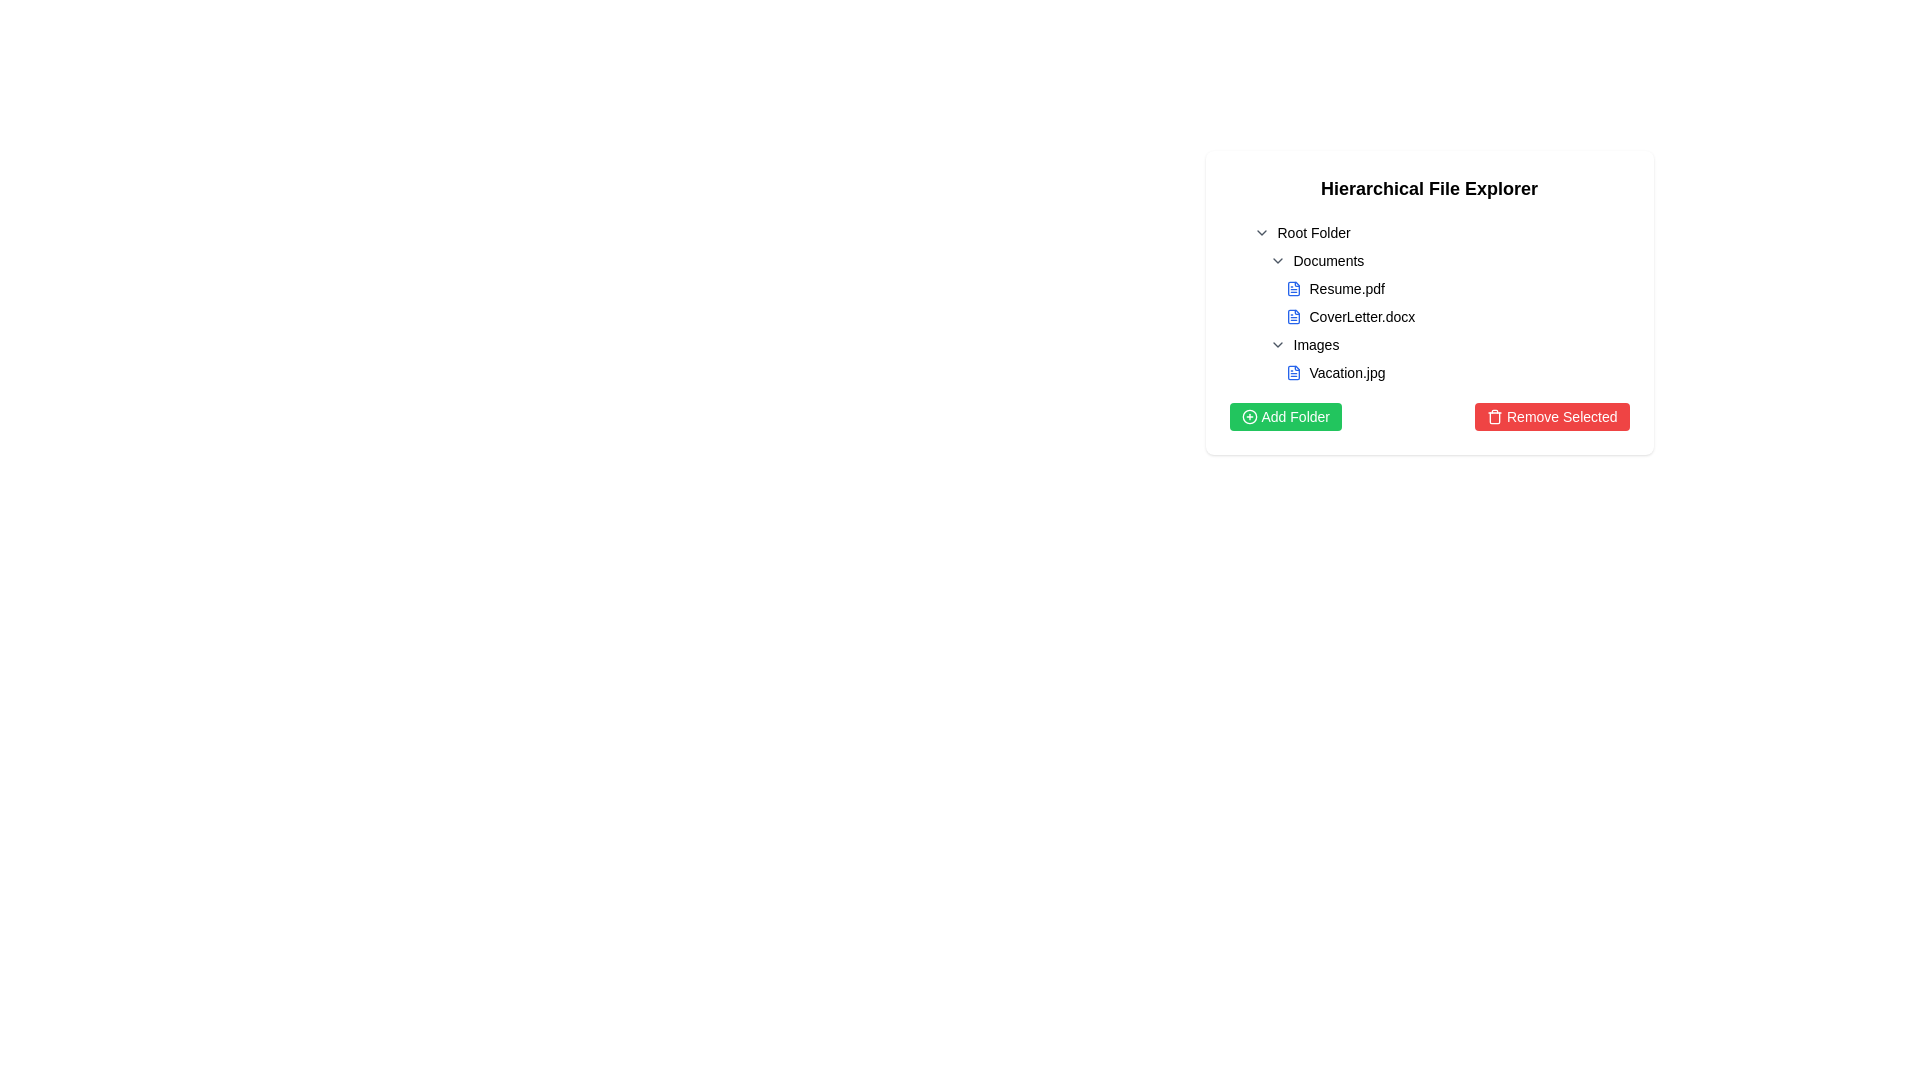 The width and height of the screenshot is (1920, 1080). I want to click on the blue document icon, so click(1293, 315).